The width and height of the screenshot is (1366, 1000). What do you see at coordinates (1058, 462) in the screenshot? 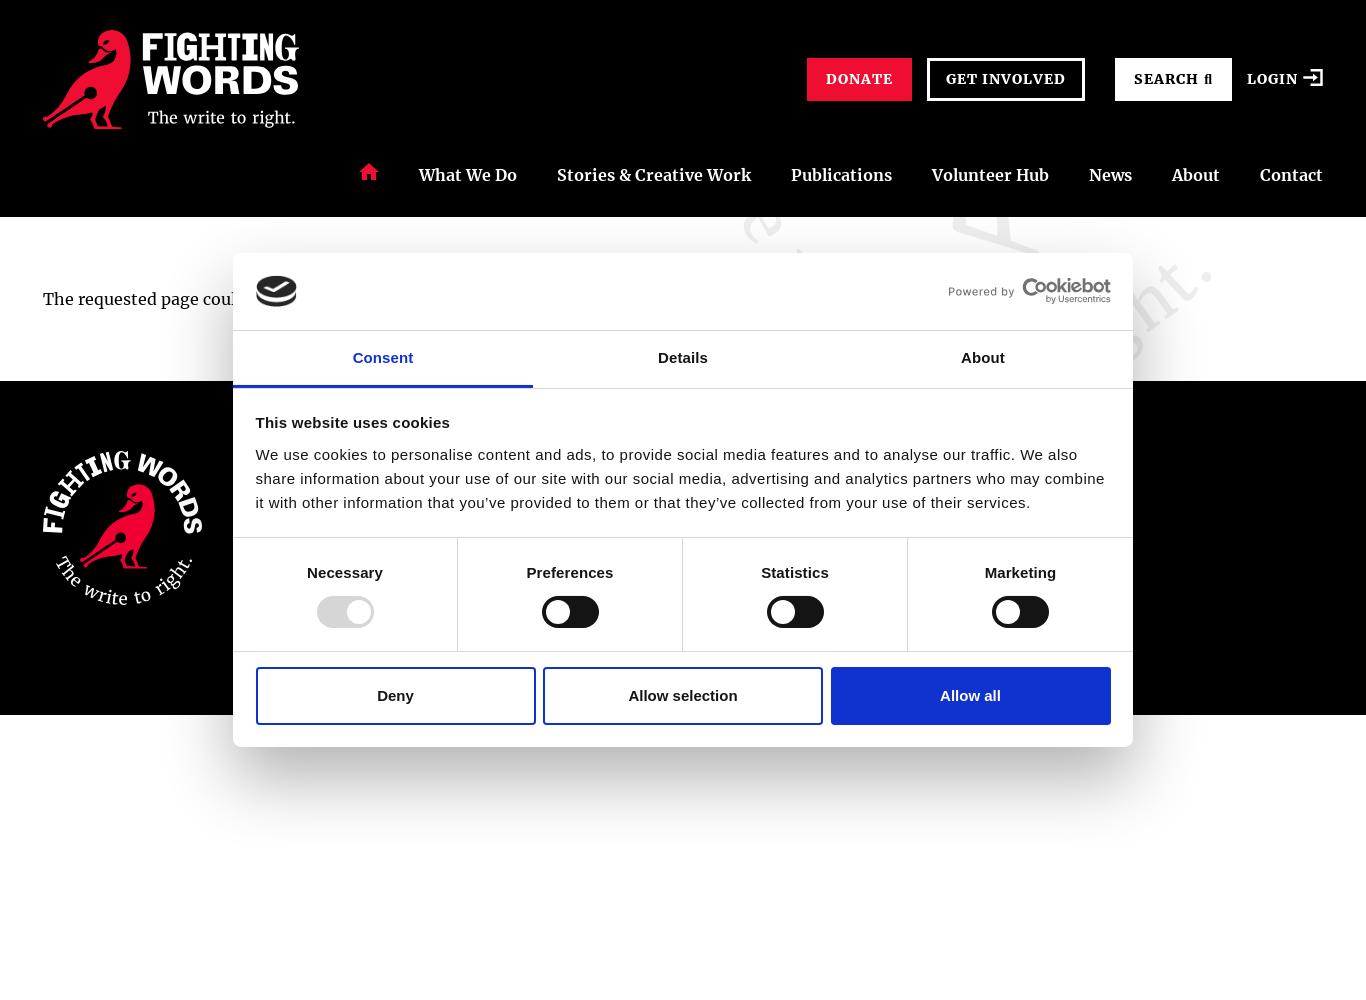
I see `'Follow us'` at bounding box center [1058, 462].